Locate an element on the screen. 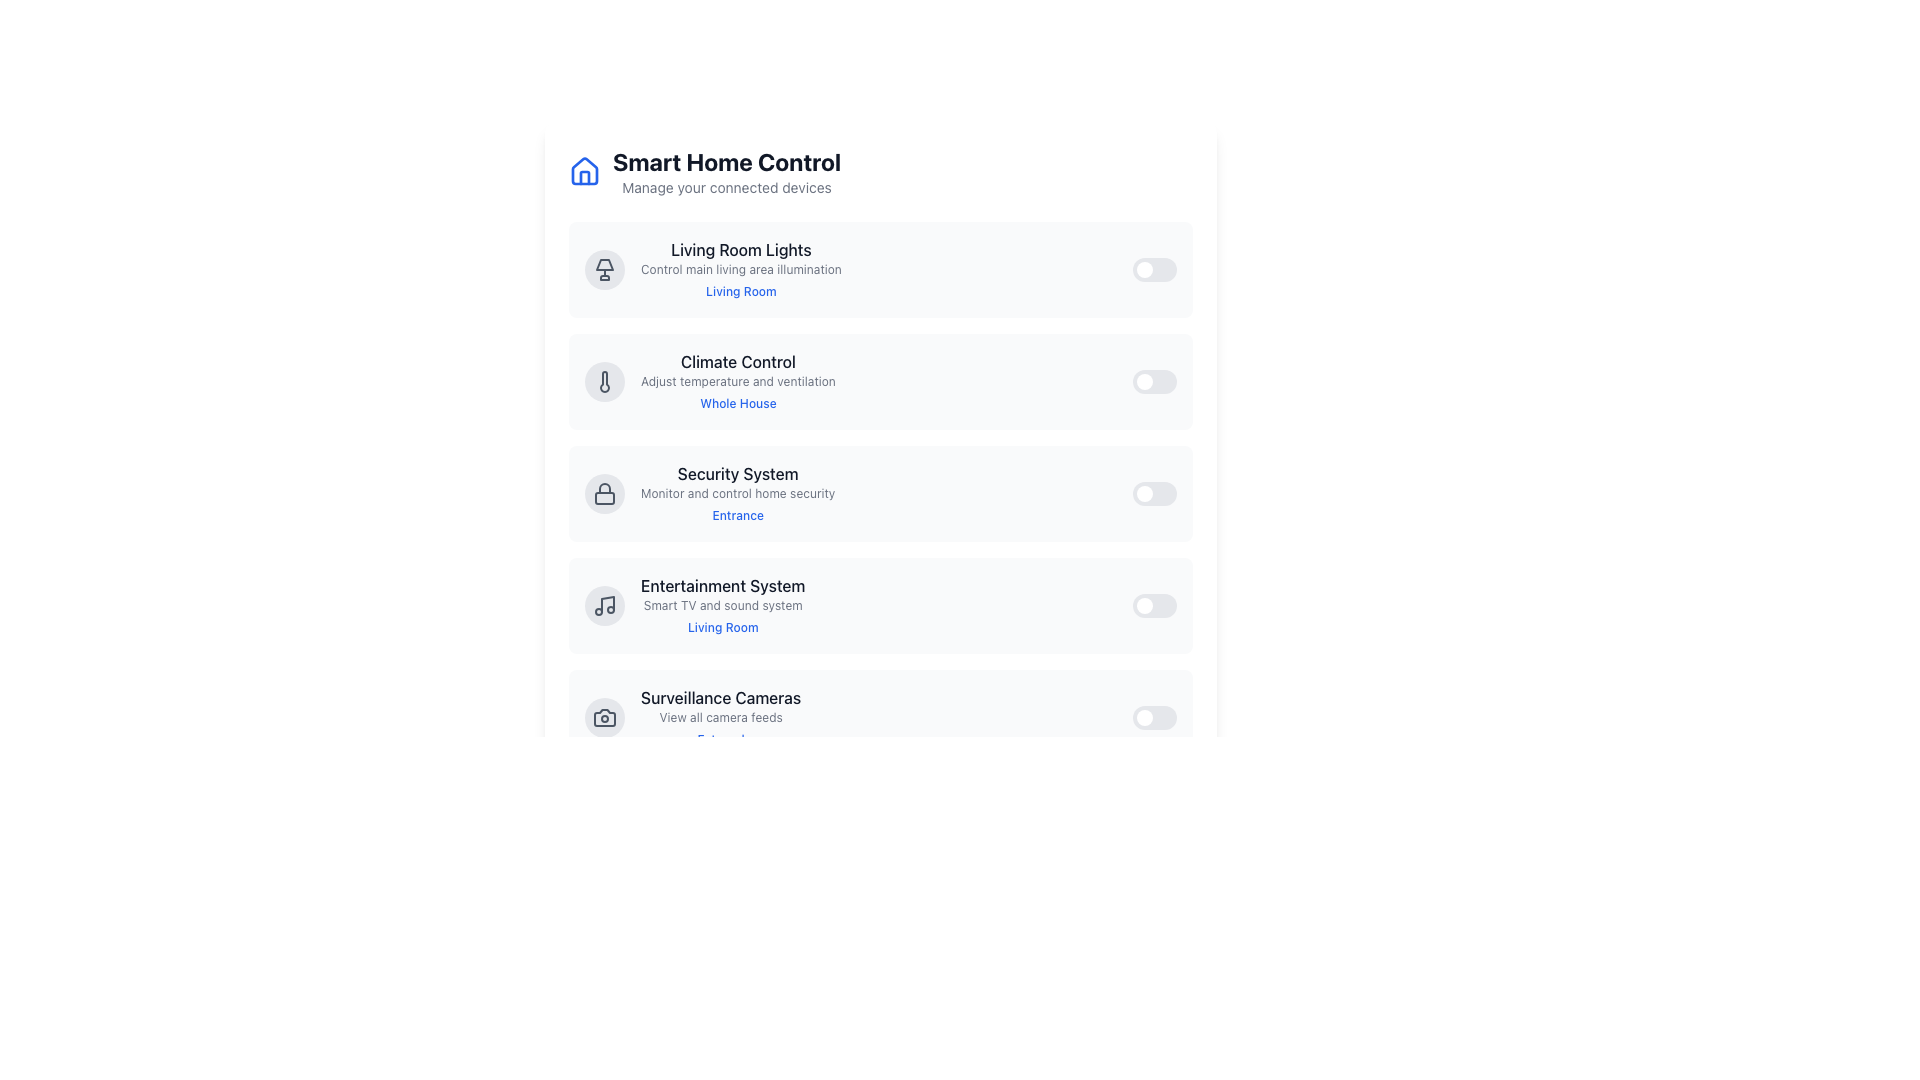 This screenshot has width=1920, height=1080. the 'Climate Control' text label, which is styled with a medium font weight and dark gray color, positioned as the title of its section in a vertical list layout is located at coordinates (737, 362).